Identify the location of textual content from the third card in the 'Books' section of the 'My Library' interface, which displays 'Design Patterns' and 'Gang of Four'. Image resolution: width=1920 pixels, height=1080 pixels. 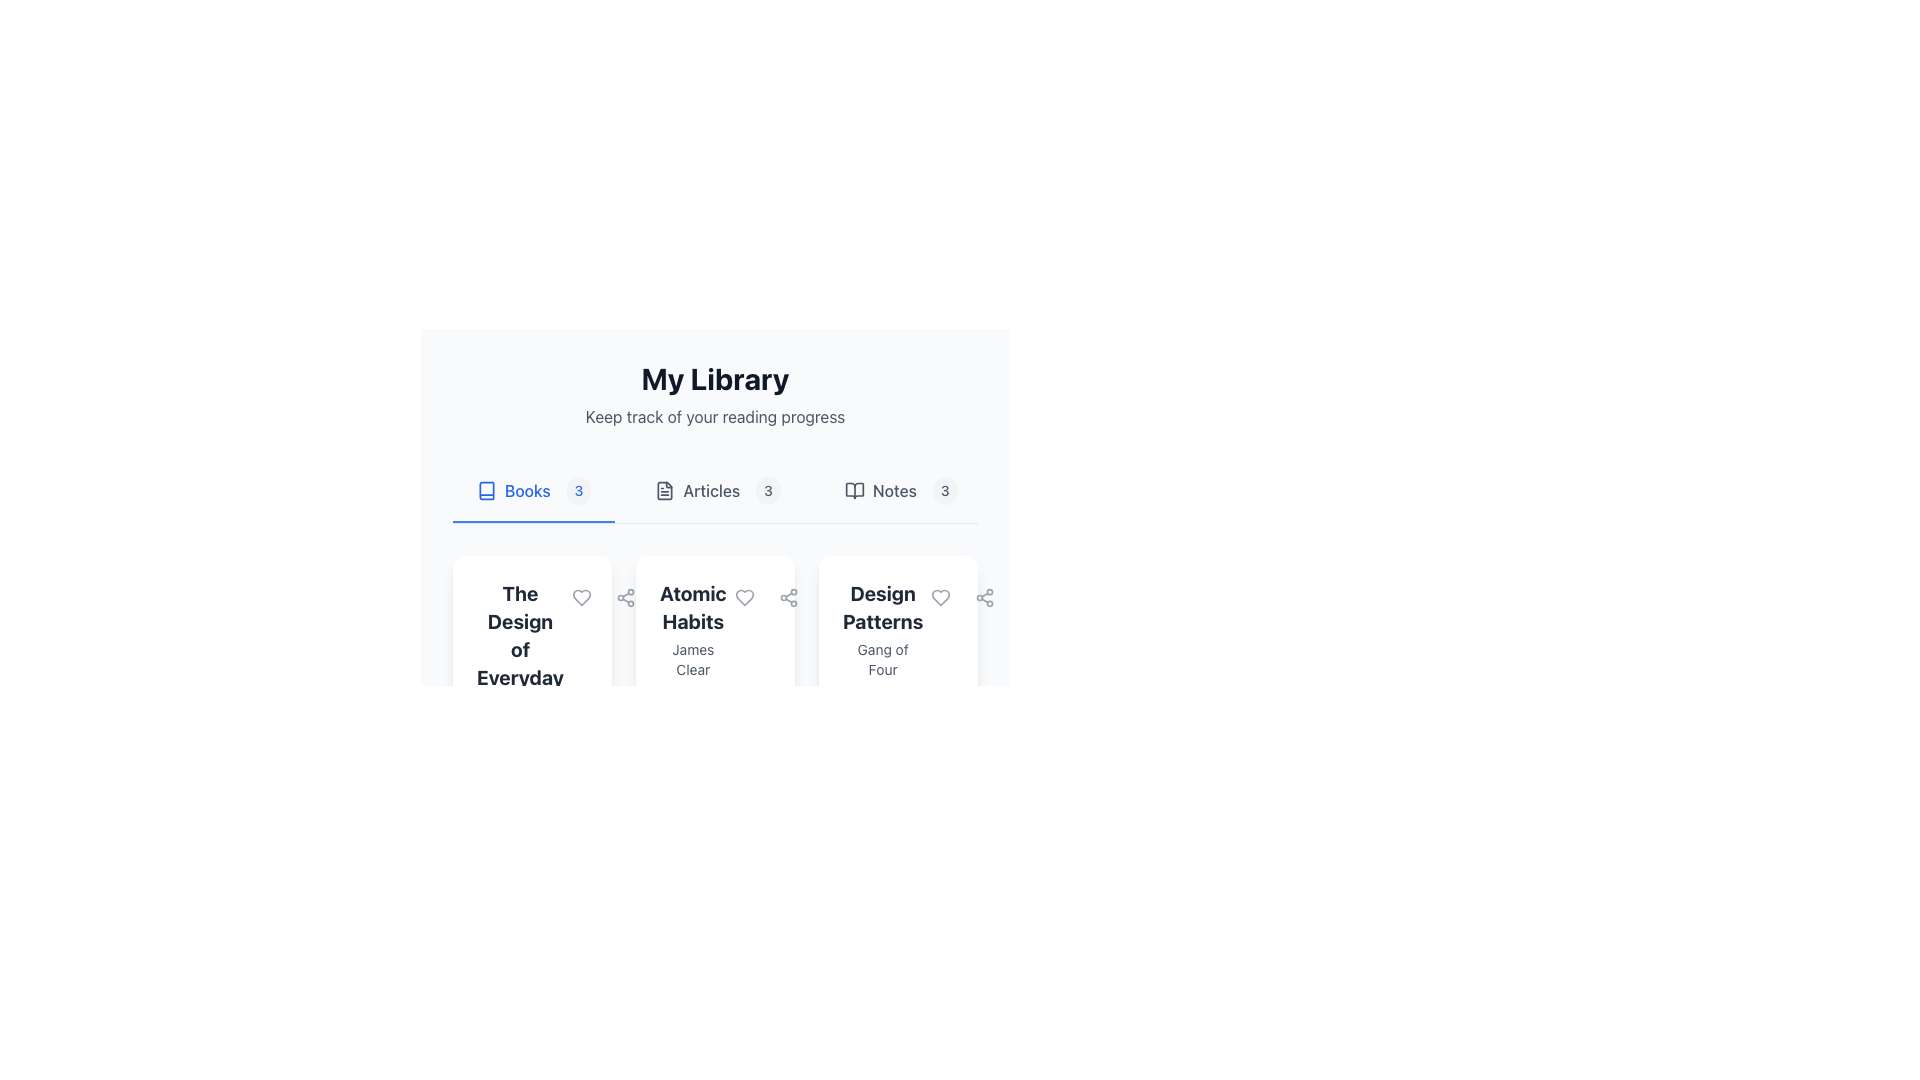
(882, 628).